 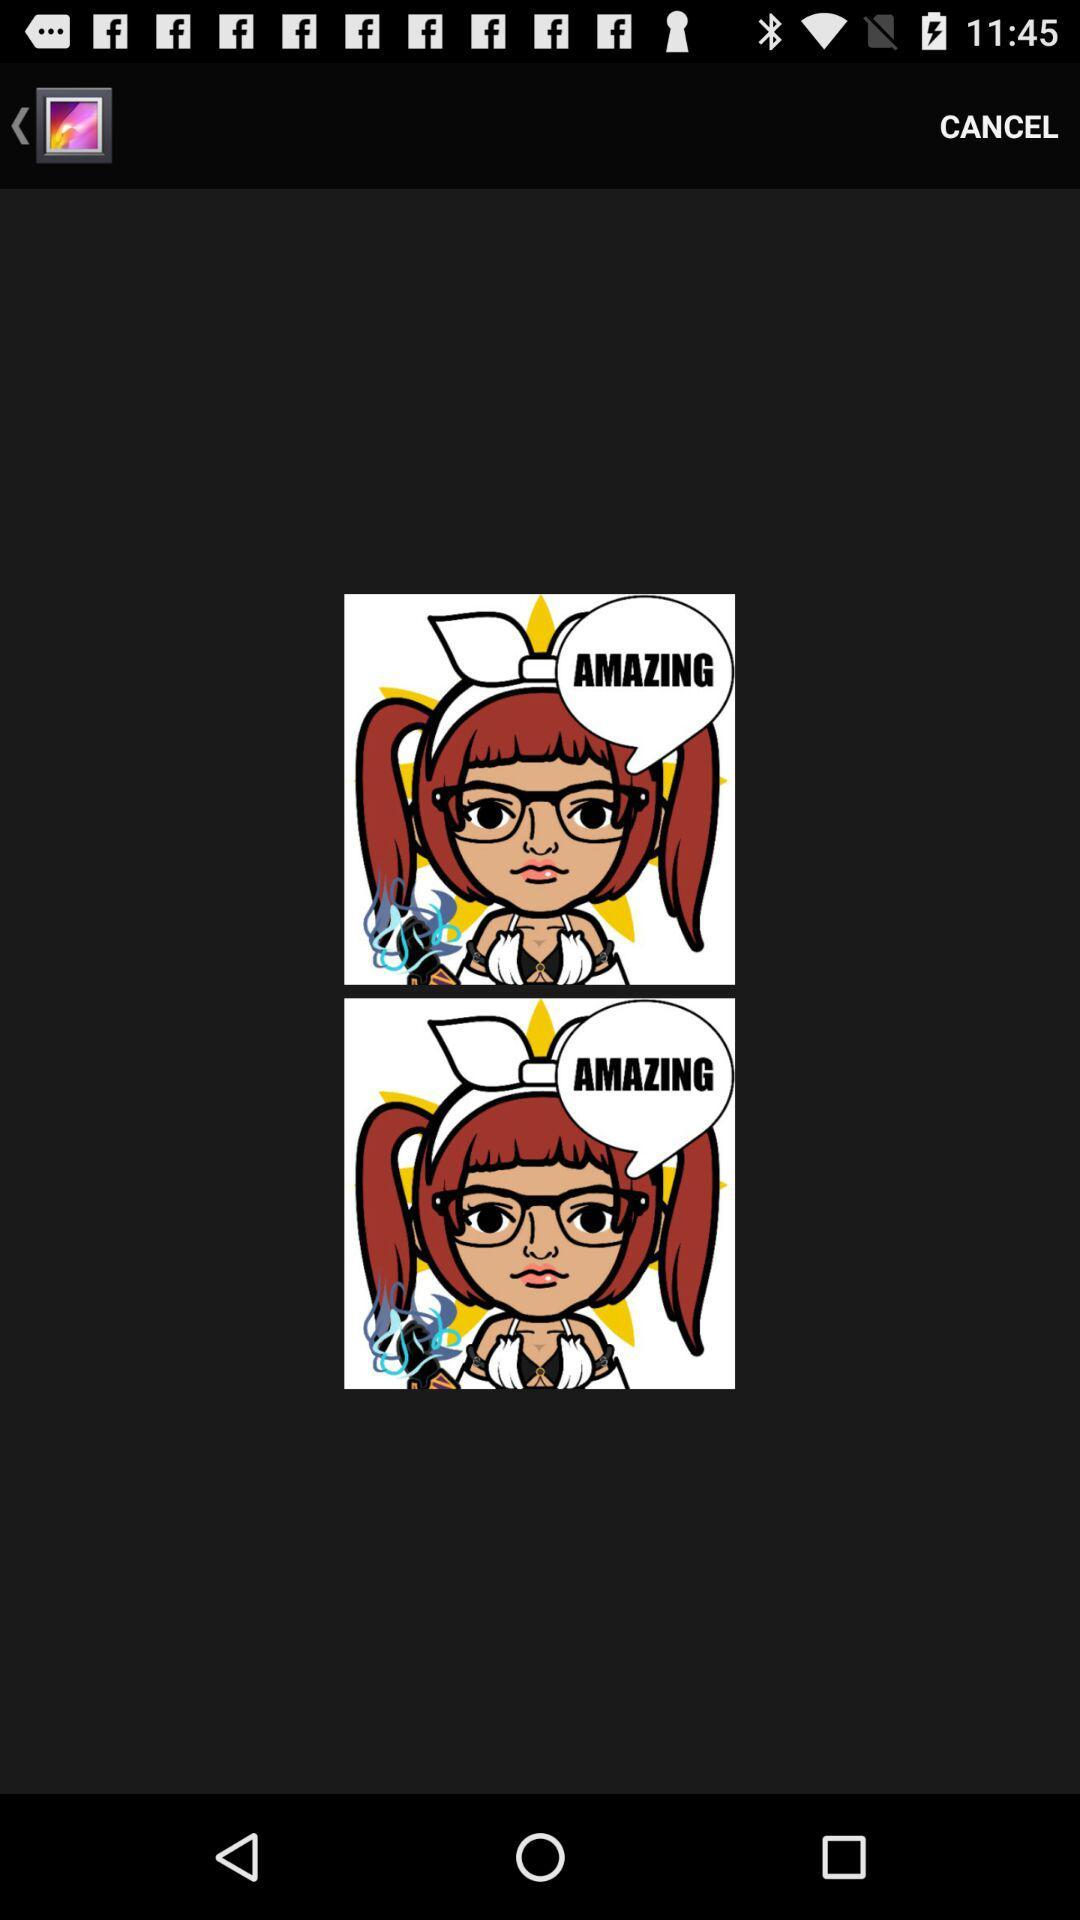 What do you see at coordinates (999, 124) in the screenshot?
I see `cancel at the top right corner` at bounding box center [999, 124].